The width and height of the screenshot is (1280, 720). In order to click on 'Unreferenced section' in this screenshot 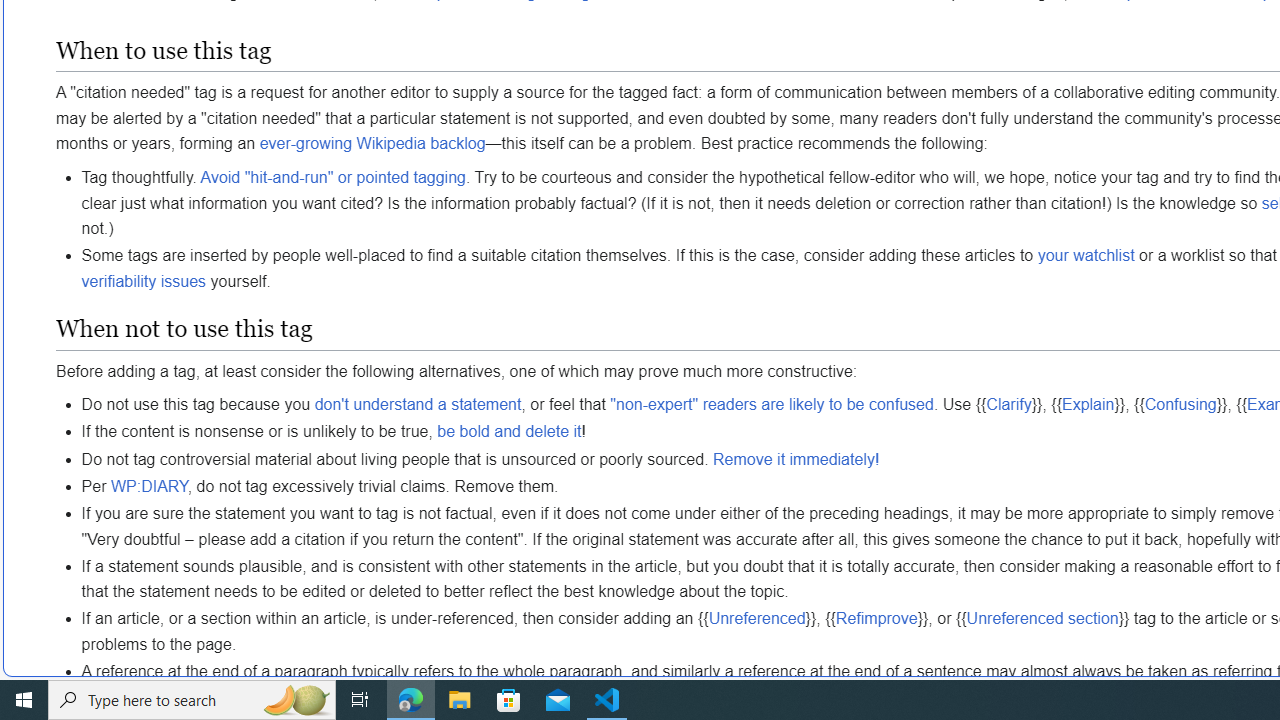, I will do `click(1041, 617)`.